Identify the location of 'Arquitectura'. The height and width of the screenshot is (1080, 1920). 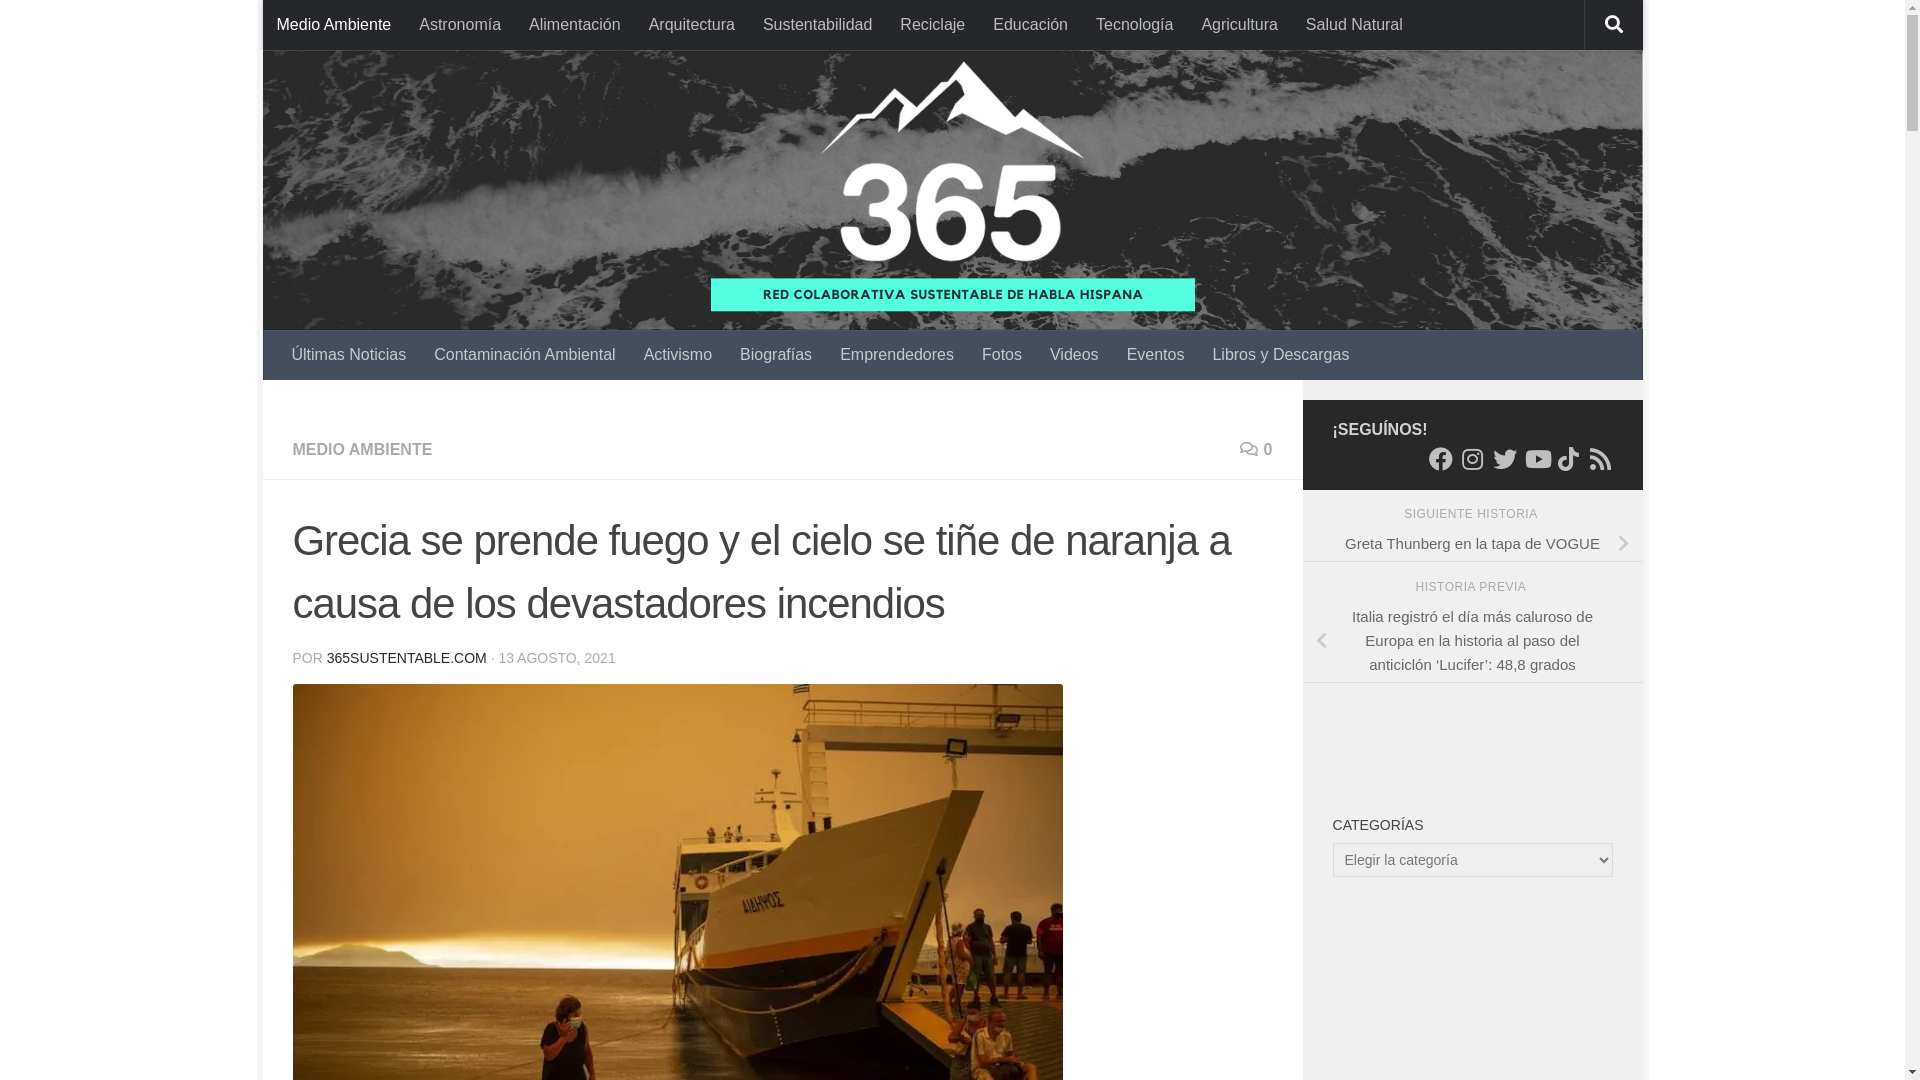
(691, 24).